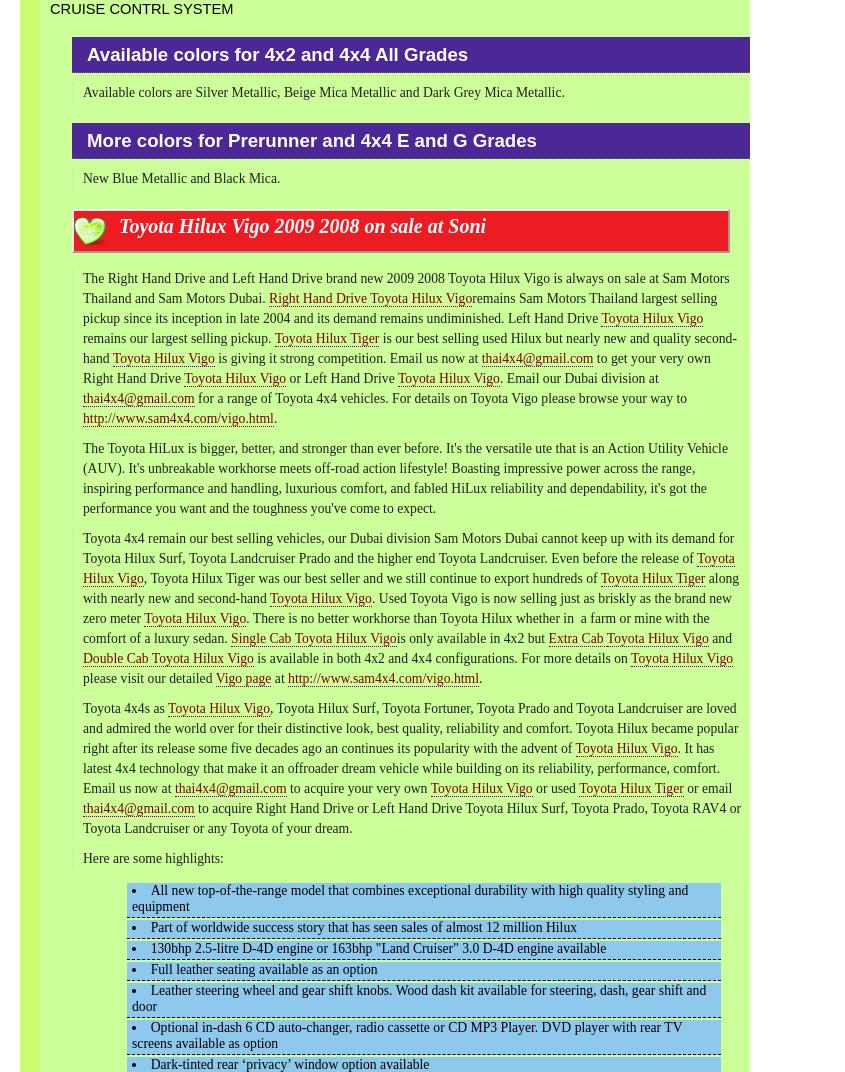  I want to click on 'or Left Hand Drive', so click(340, 378).